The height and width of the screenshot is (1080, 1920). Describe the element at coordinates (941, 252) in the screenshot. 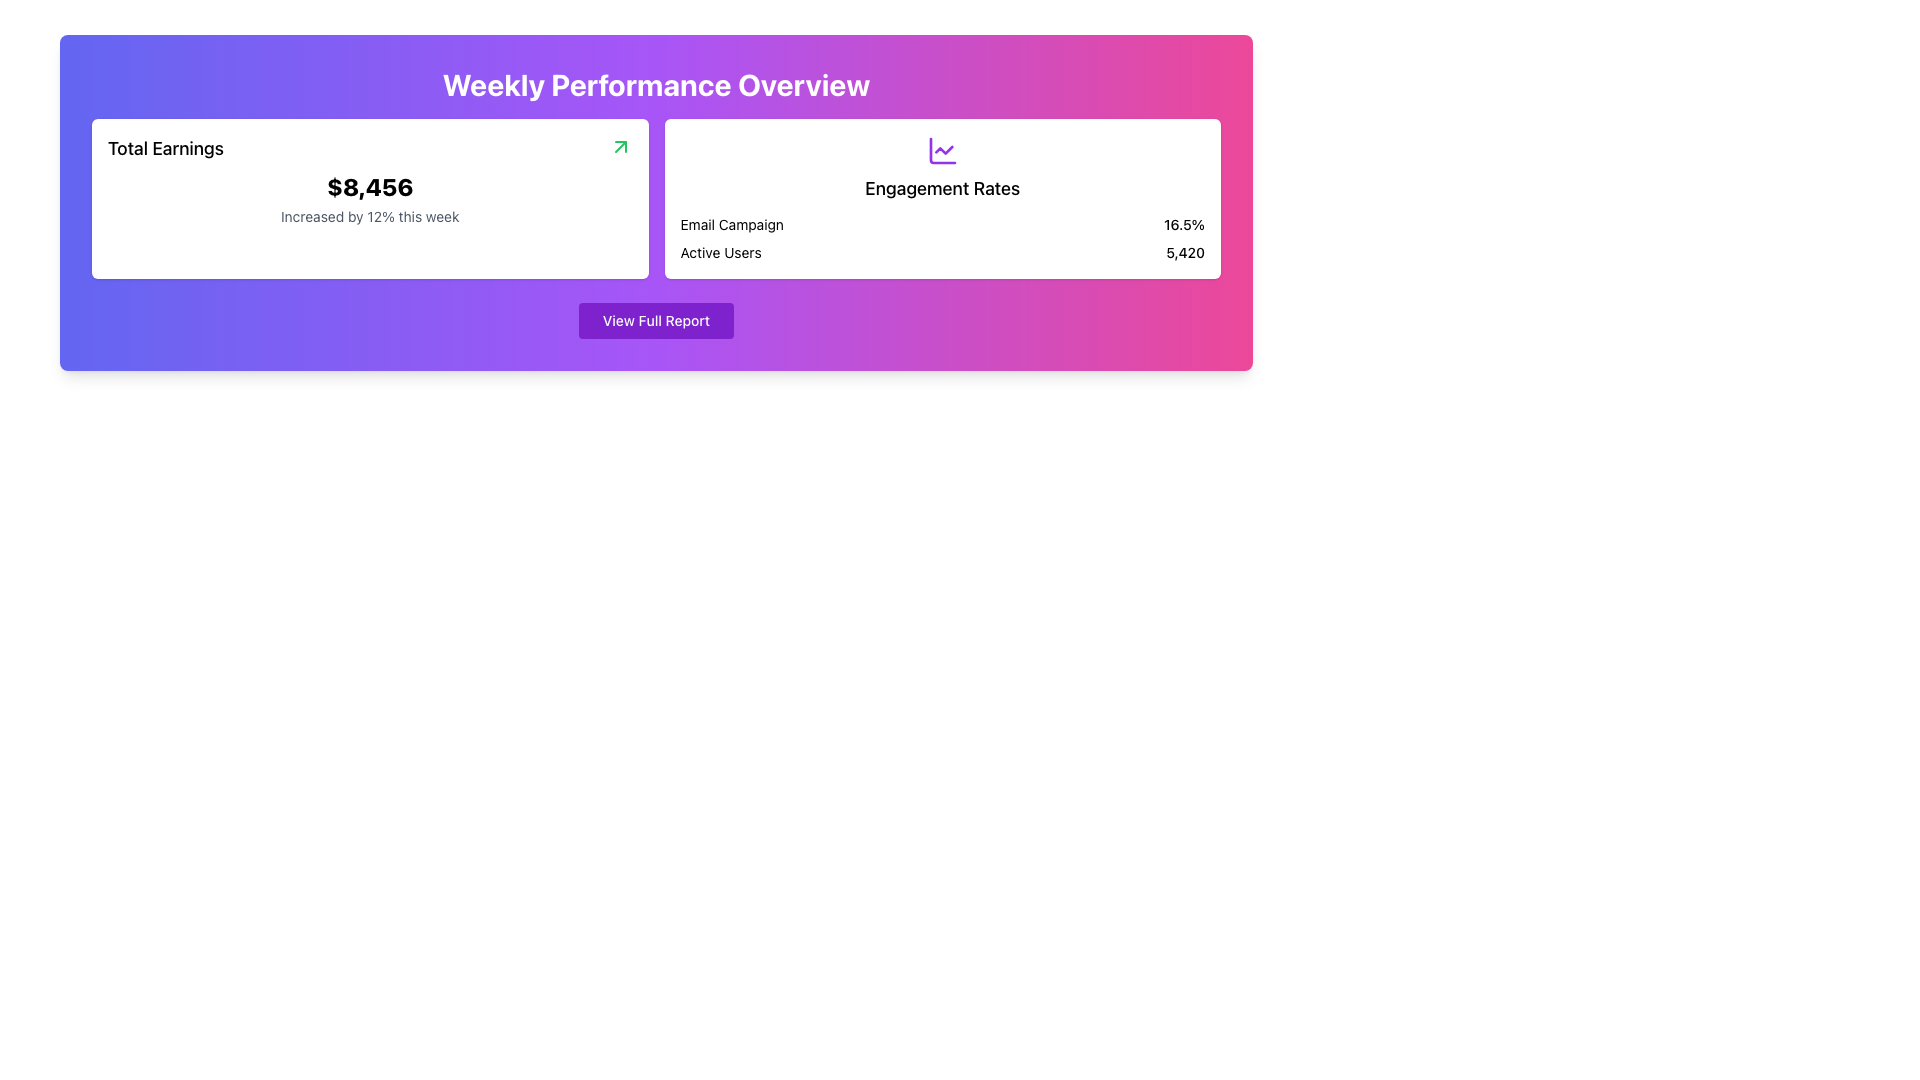

I see `the Informative data display showing 'Active Users' and '5,420' within the 'Engagement Rates' section` at that location.